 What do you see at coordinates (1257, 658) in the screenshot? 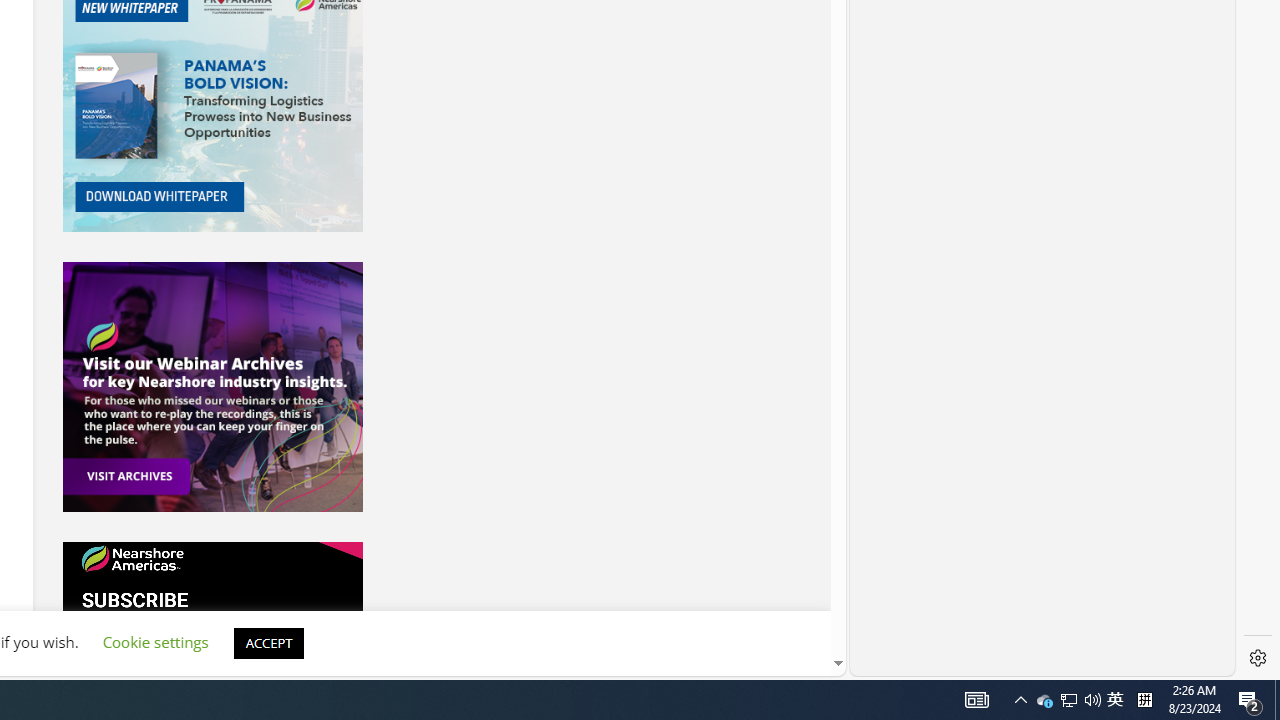
I see `'Settings'` at bounding box center [1257, 658].